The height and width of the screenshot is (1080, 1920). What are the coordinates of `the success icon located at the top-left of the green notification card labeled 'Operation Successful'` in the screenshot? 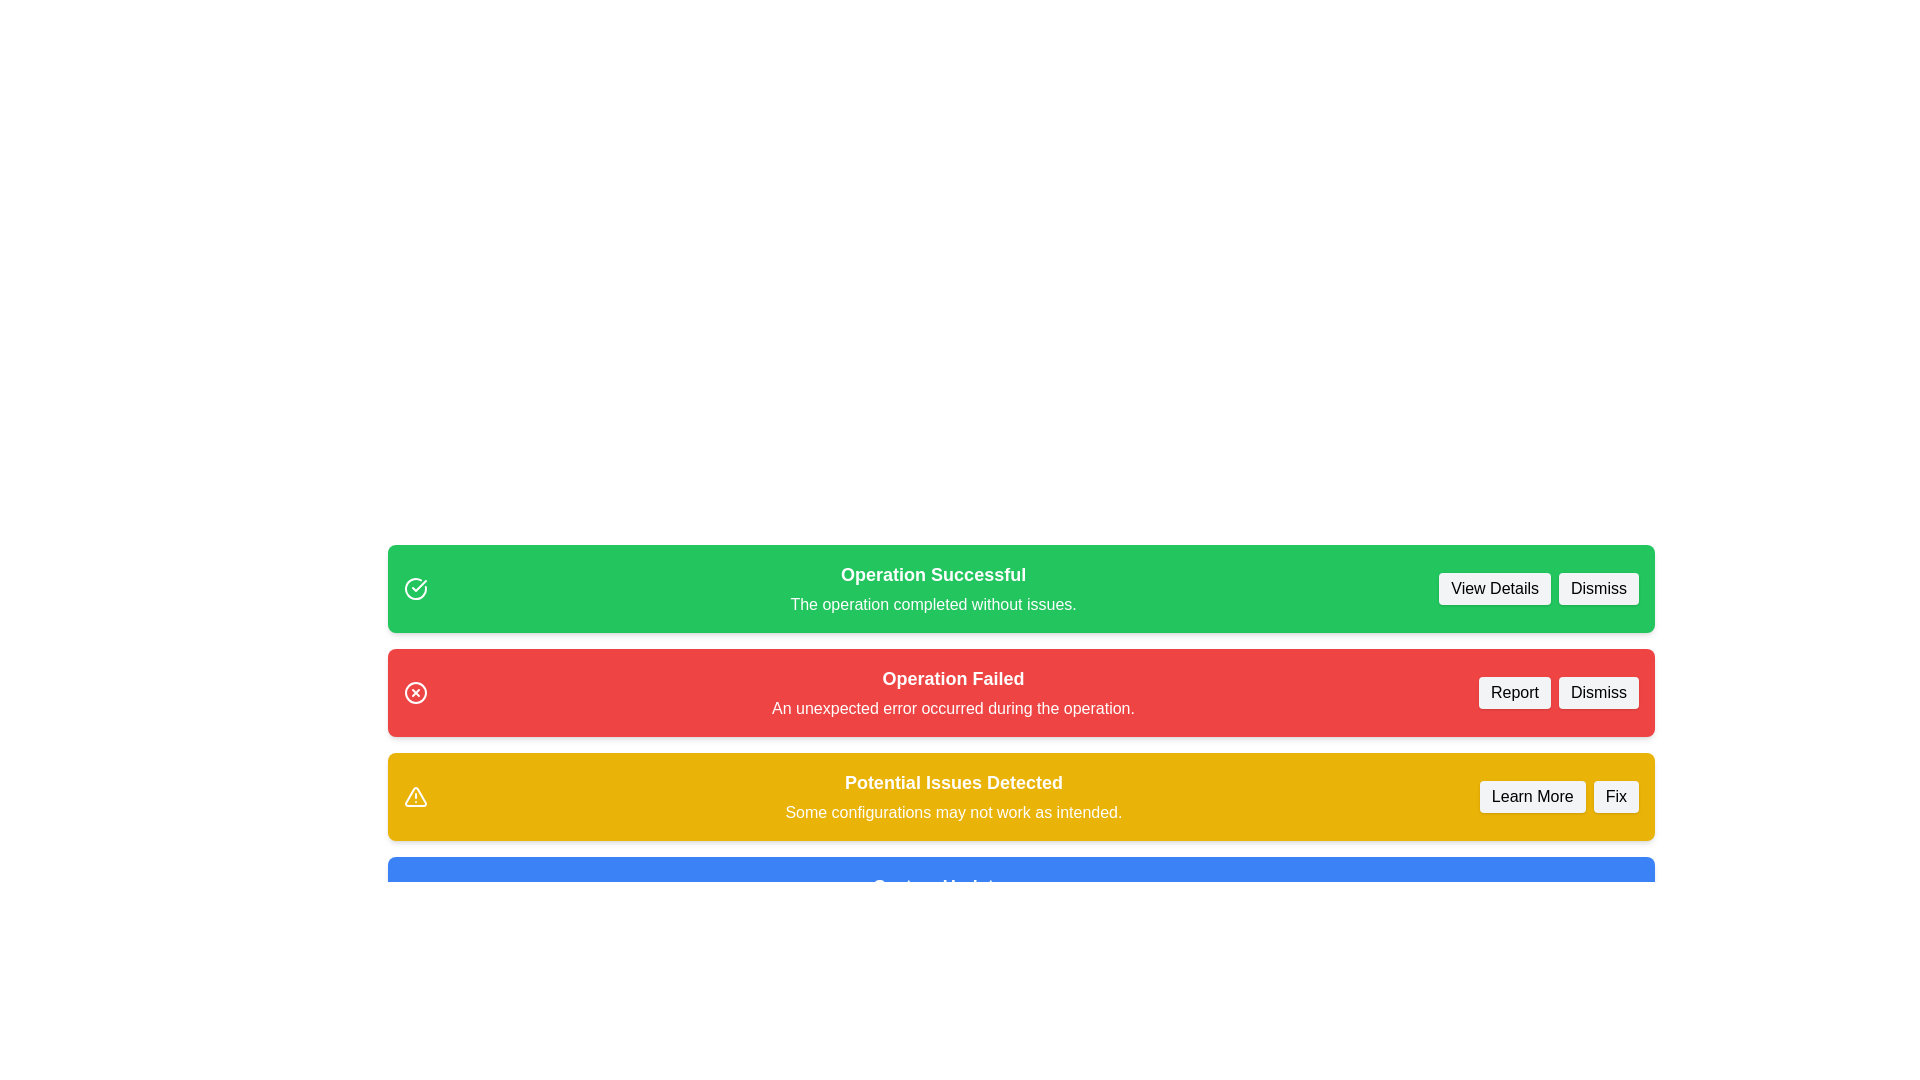 It's located at (415, 588).